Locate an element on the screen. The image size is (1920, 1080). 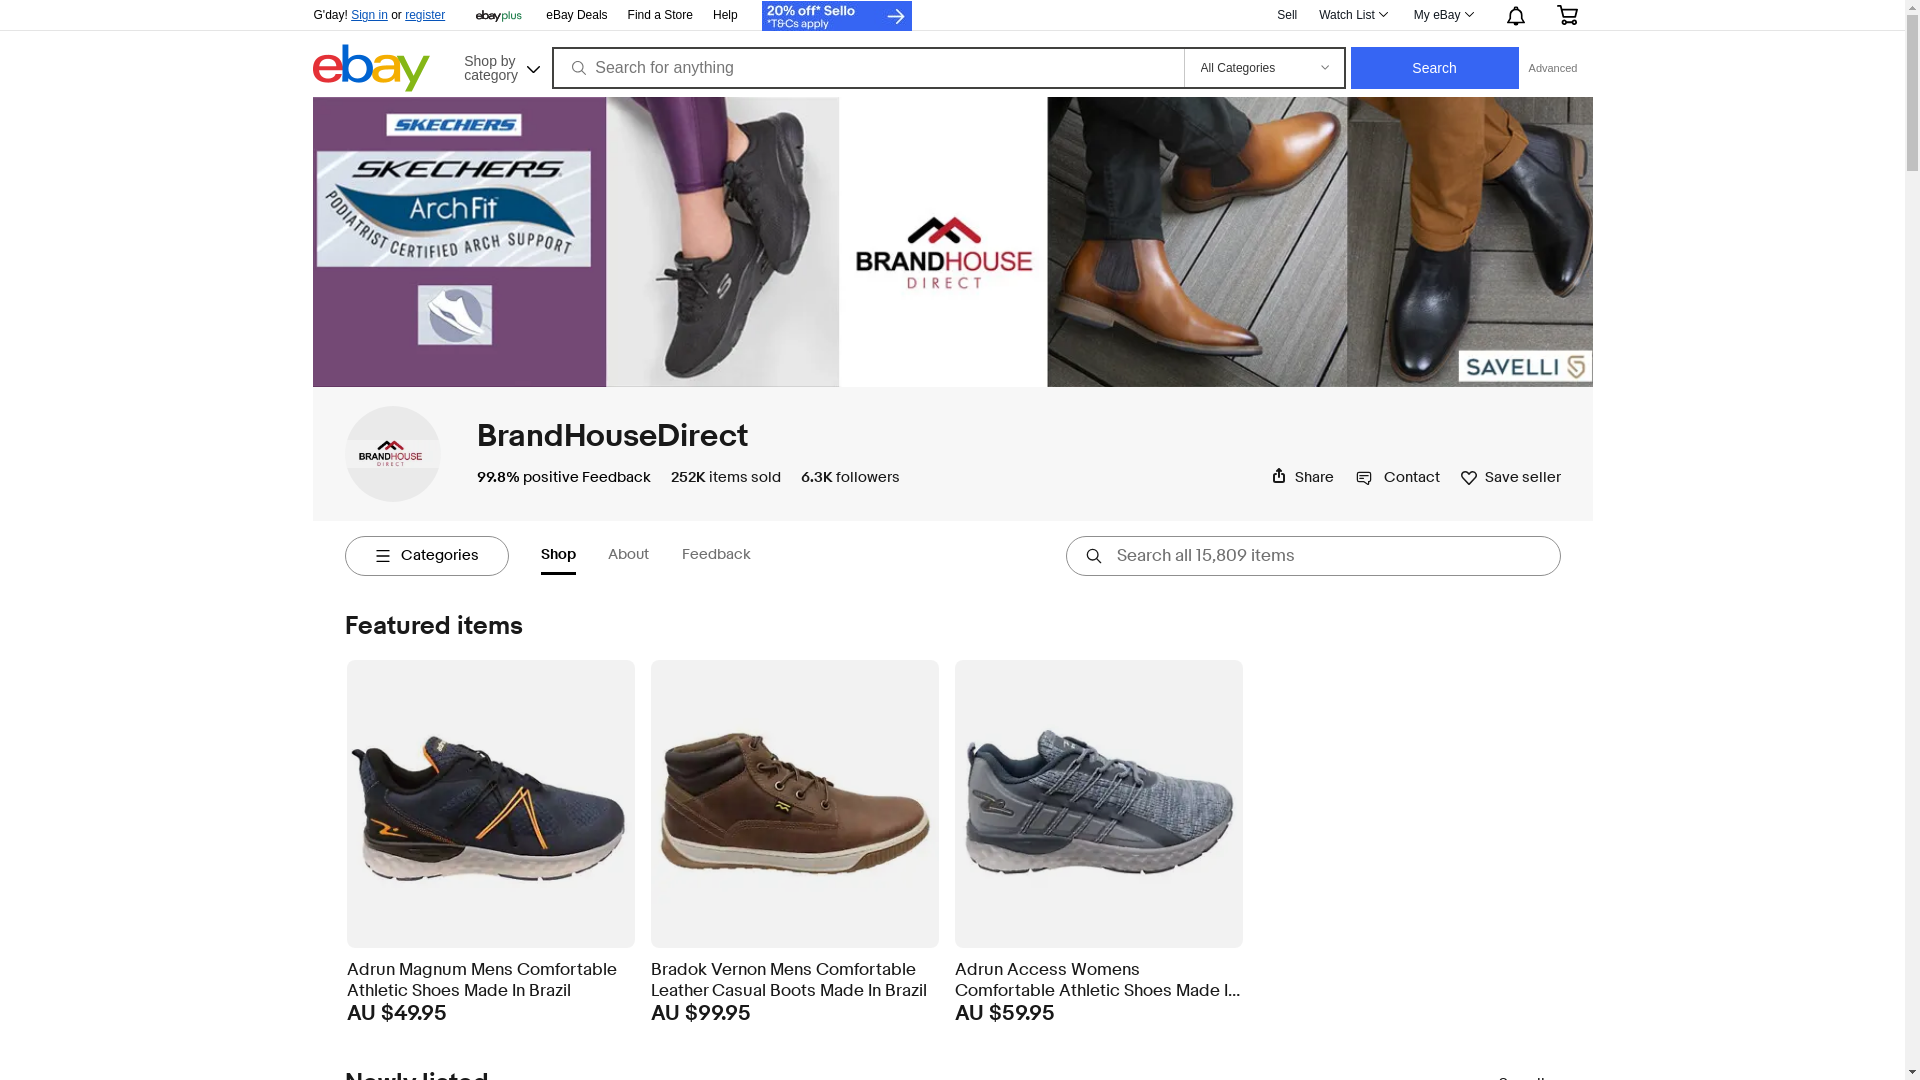
'BrandHouseDirect' is located at coordinates (610, 435).